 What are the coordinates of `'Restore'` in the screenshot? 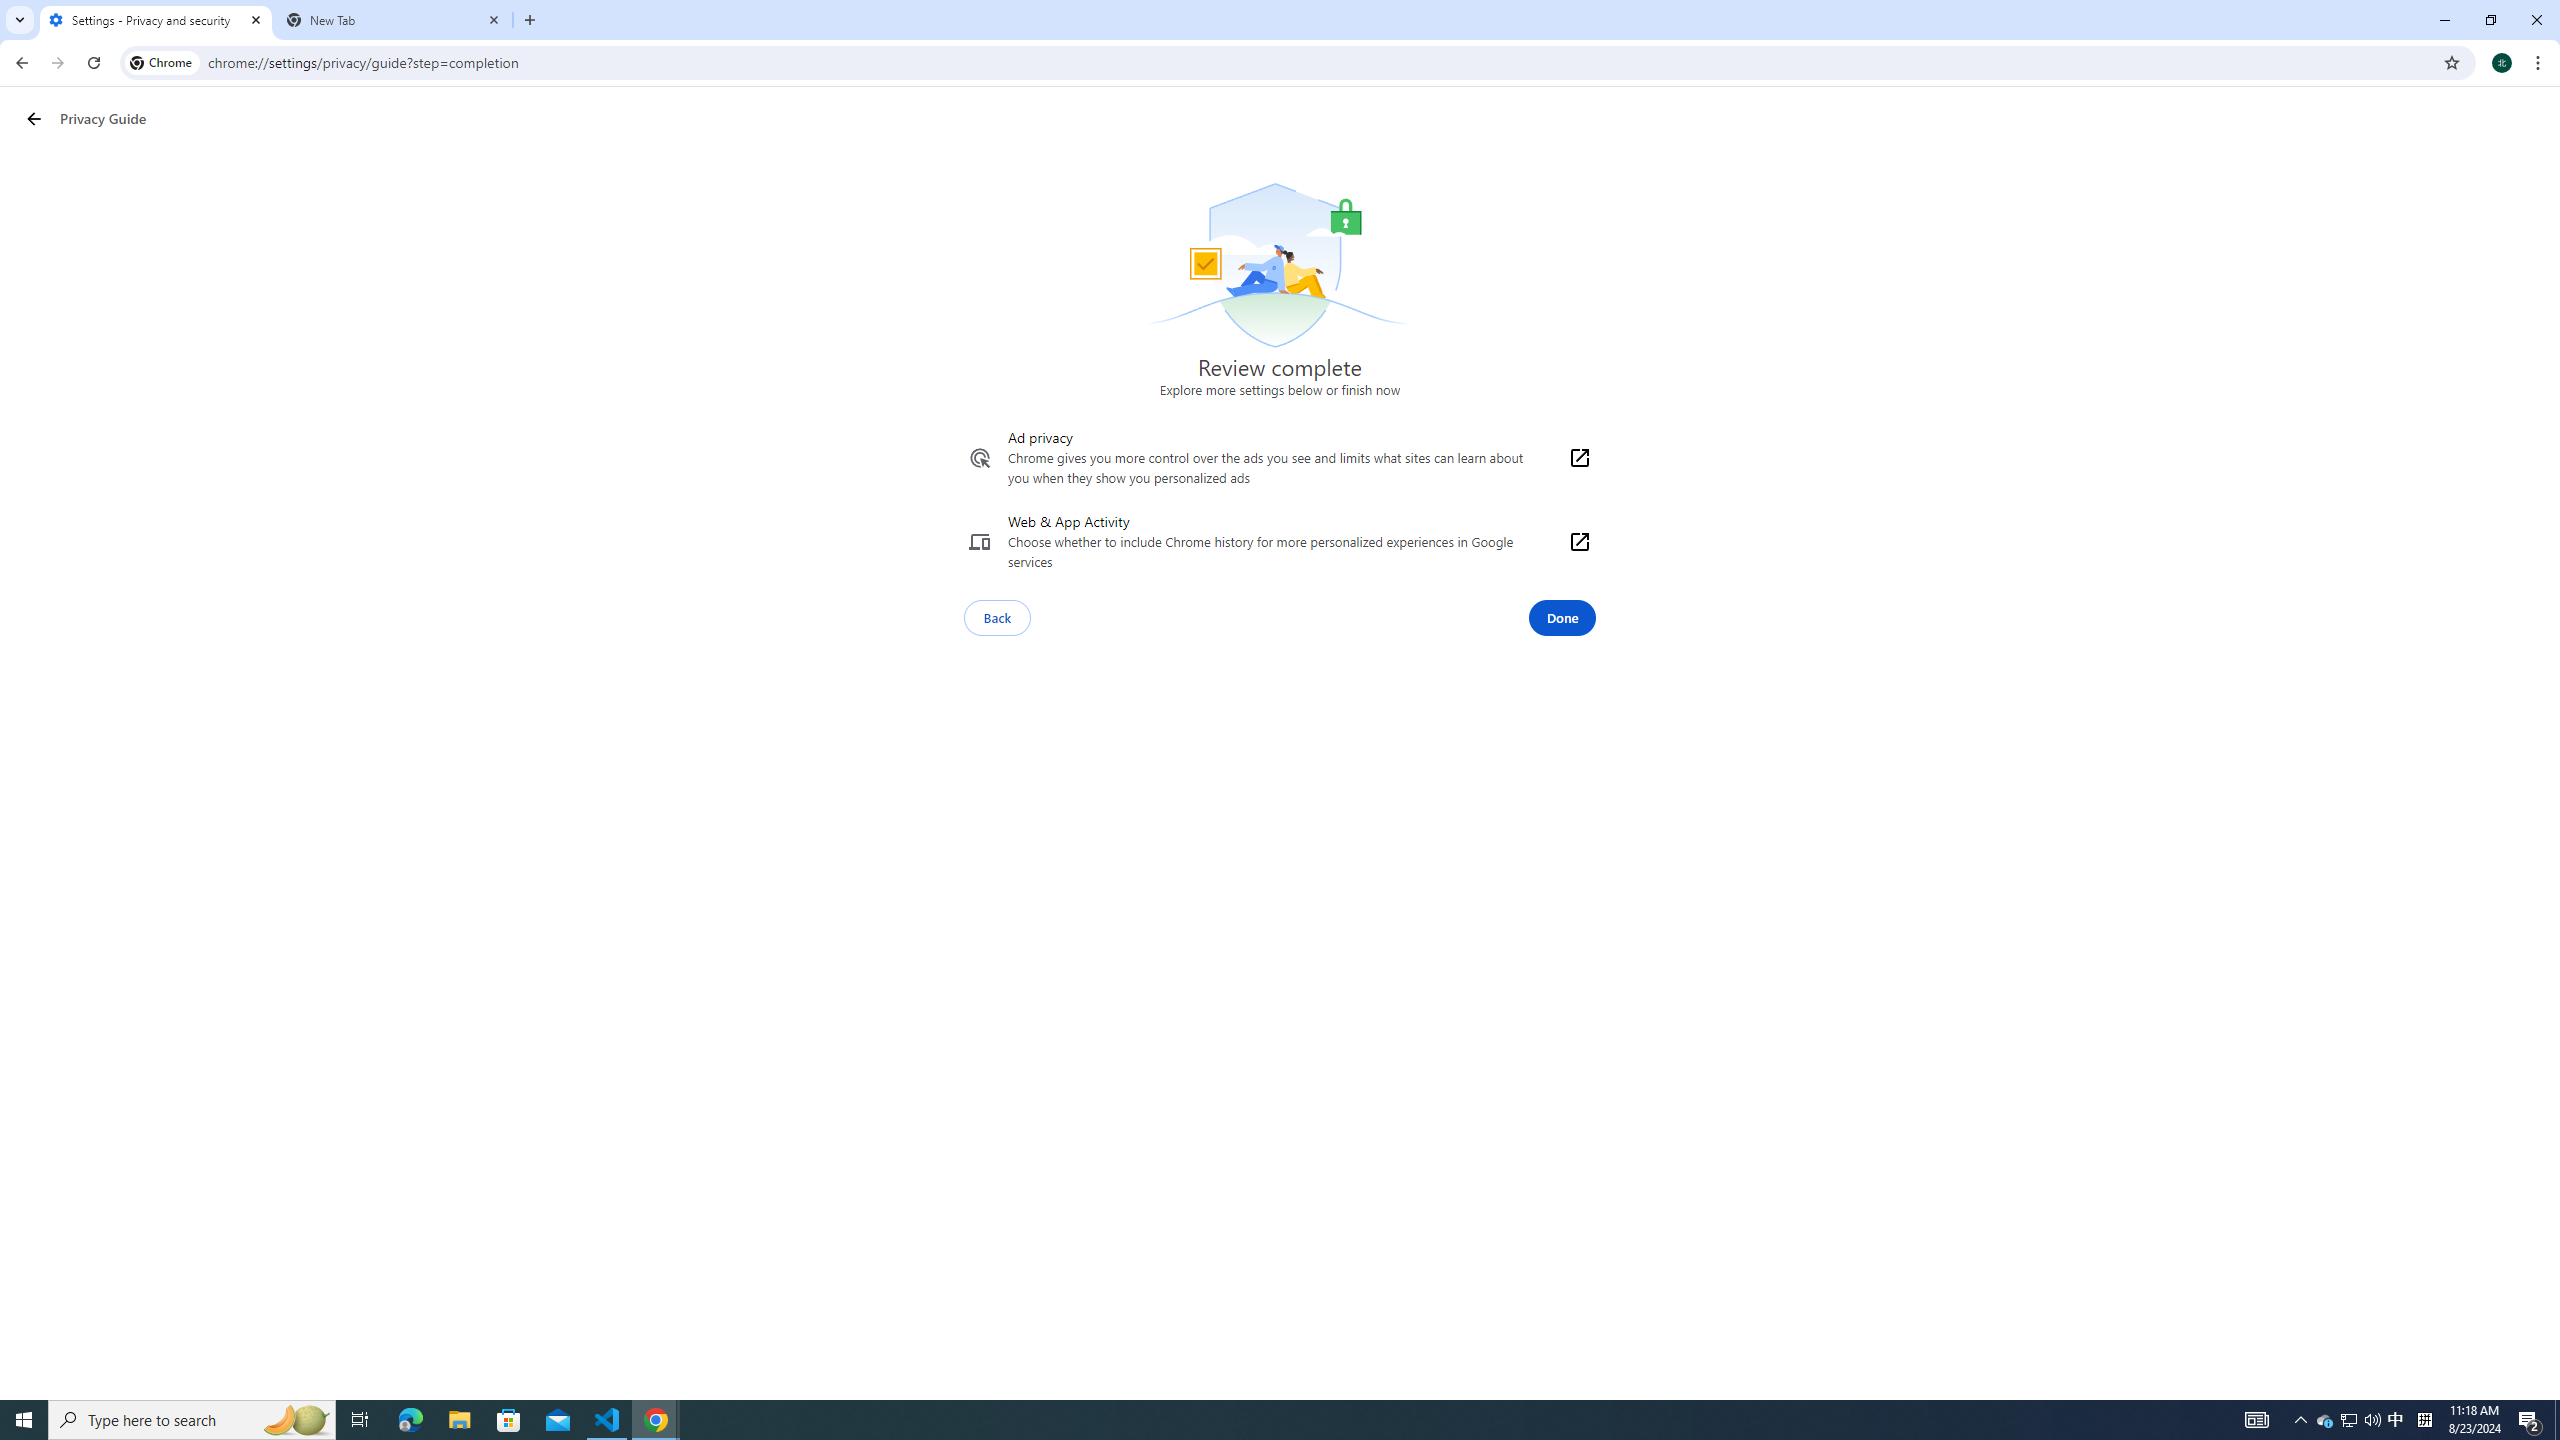 It's located at (2490, 19).